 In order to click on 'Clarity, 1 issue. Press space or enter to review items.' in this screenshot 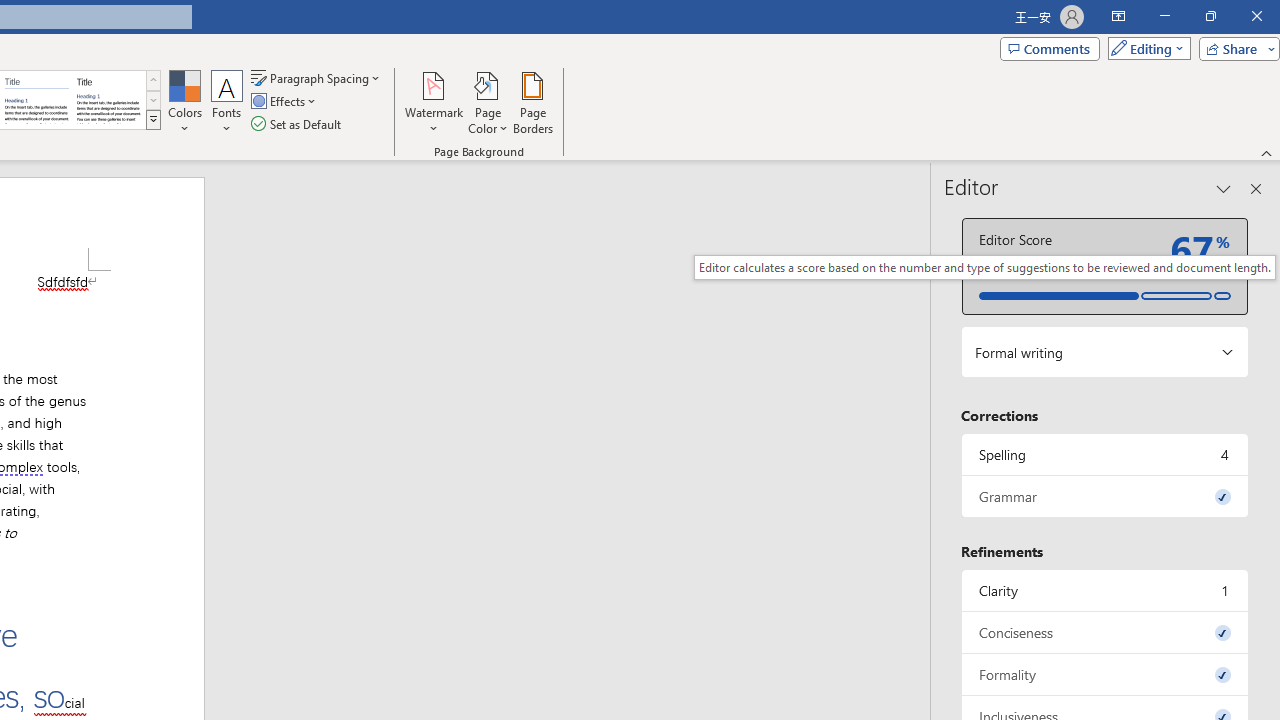, I will do `click(1104, 589)`.